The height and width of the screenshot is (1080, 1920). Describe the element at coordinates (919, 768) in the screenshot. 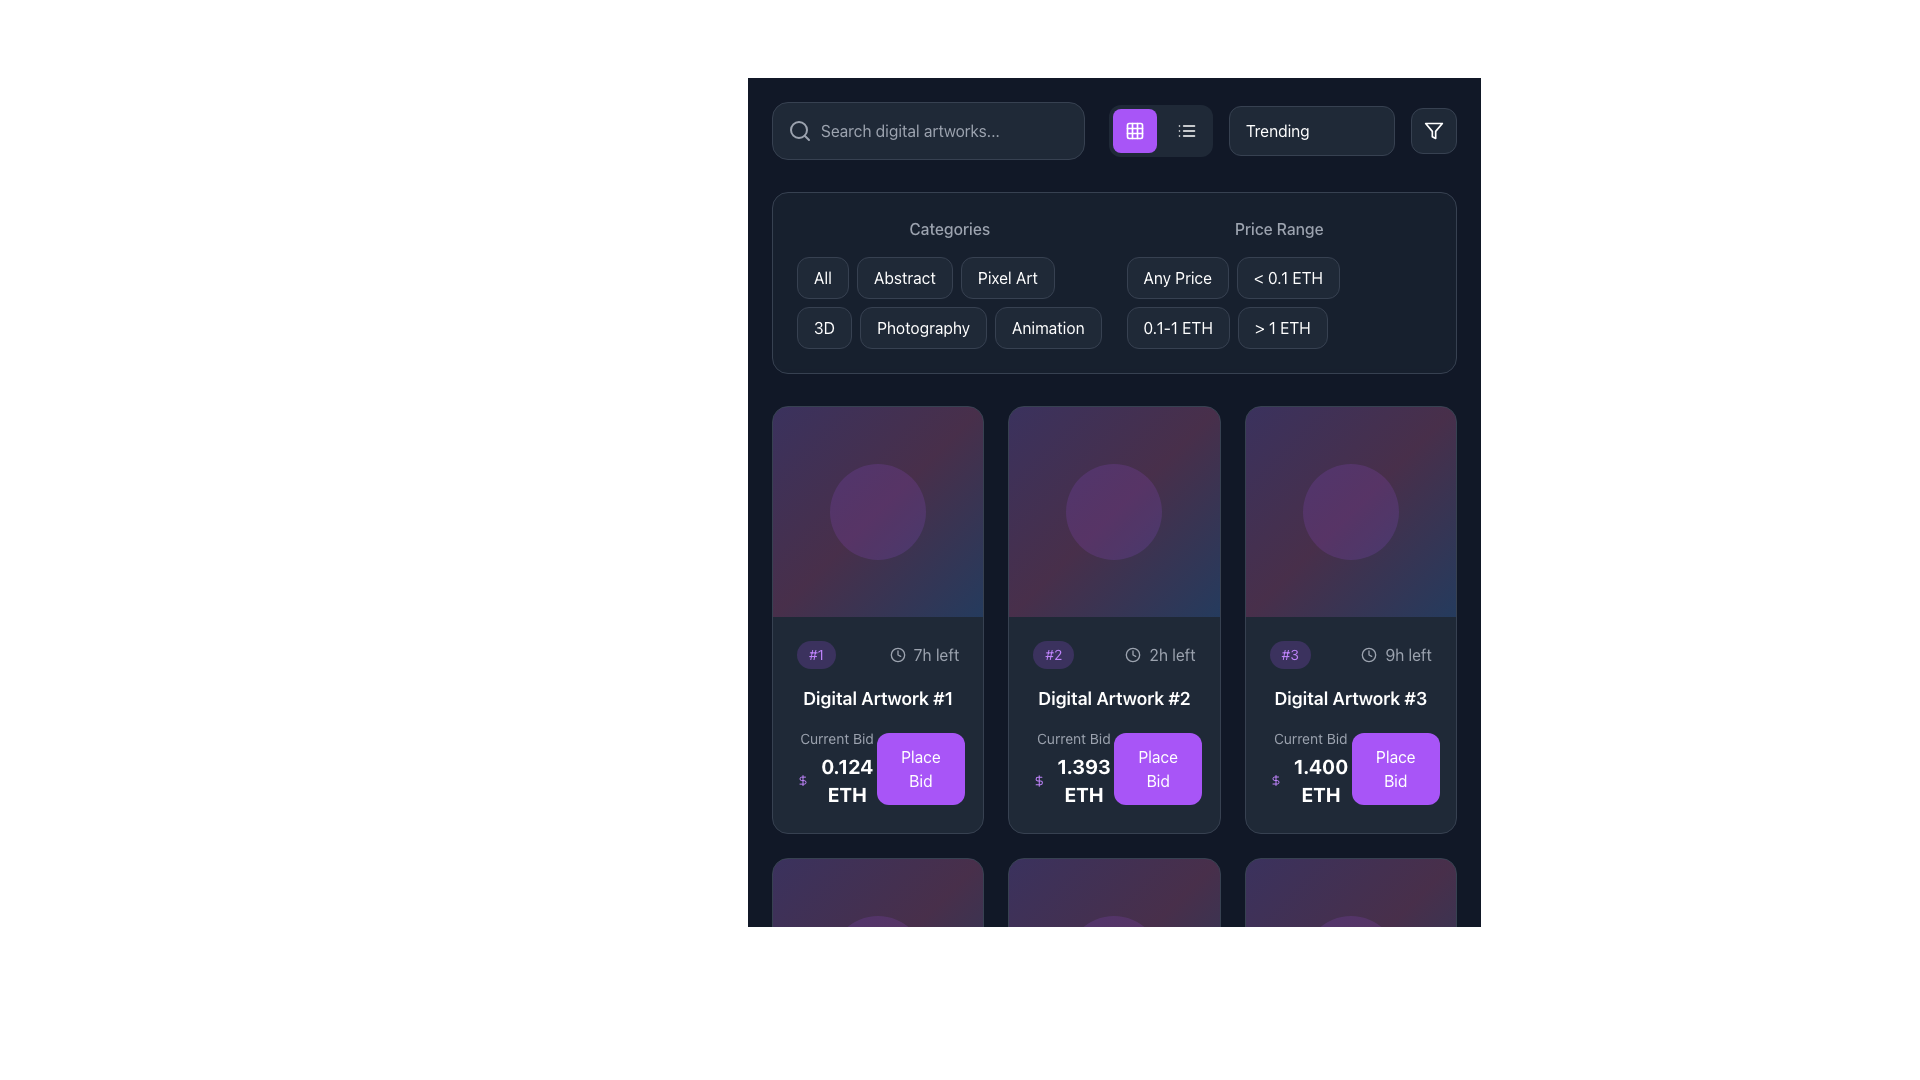

I see `the interactive button located in the lower section of the auction item card, to the right of the 'Current Bid' section, to place a bid` at that location.